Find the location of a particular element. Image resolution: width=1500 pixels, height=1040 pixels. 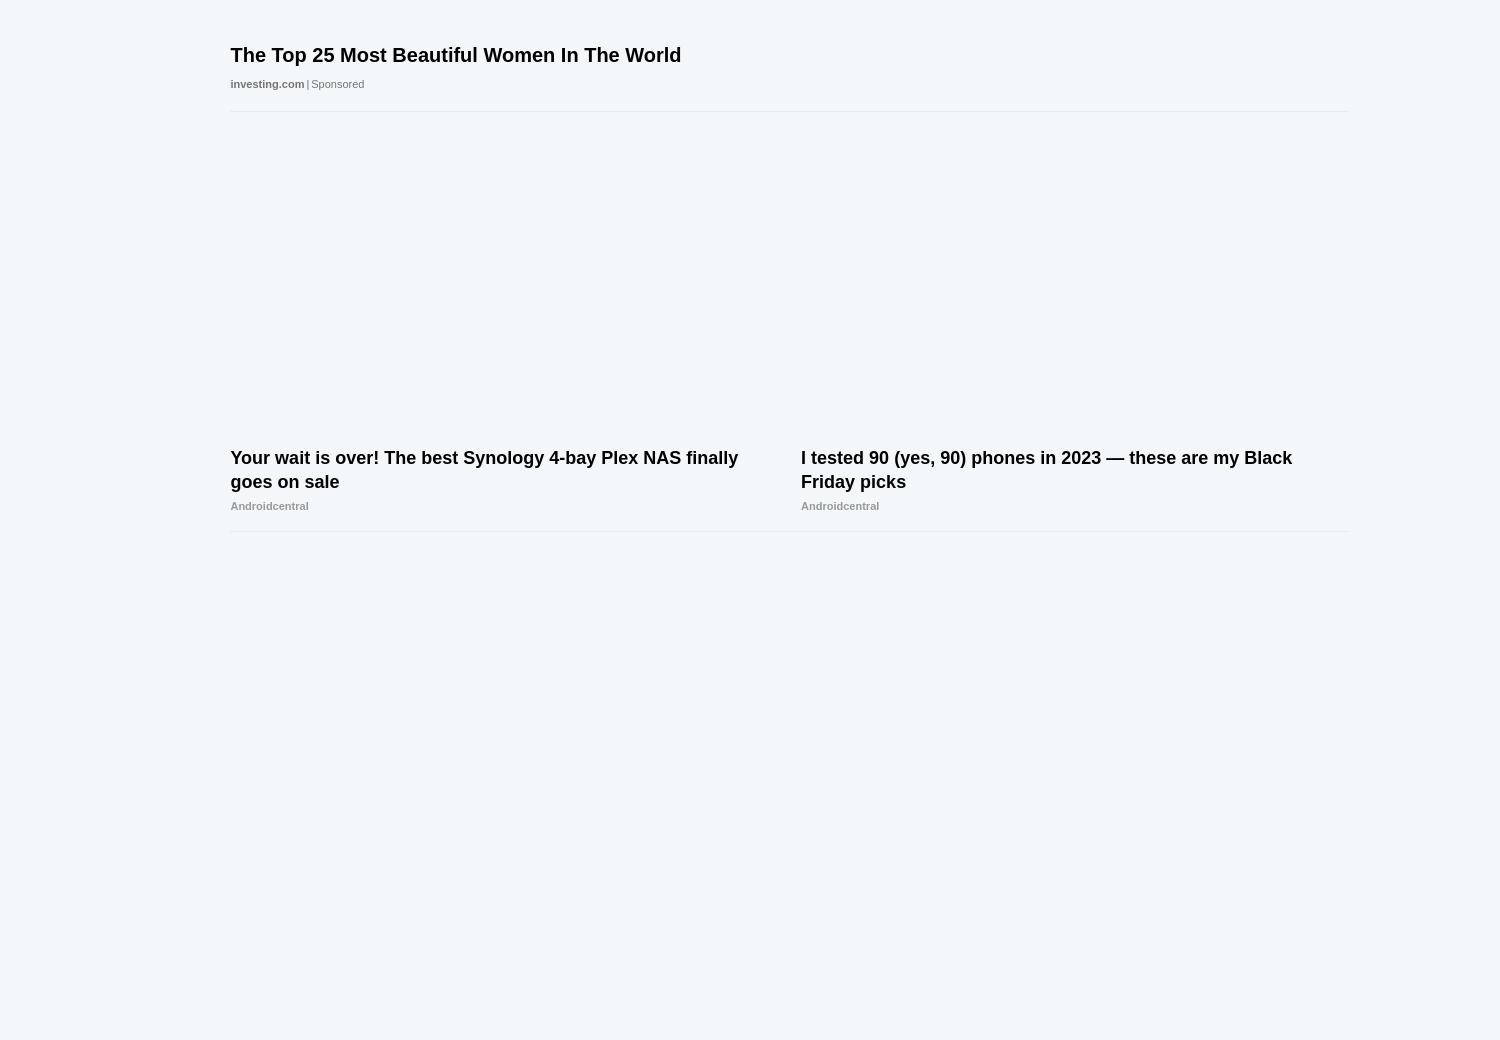

'© Future Publishing Limited Quay House, The Ambury, Bath BA1 1UA.' is located at coordinates (292, 893).